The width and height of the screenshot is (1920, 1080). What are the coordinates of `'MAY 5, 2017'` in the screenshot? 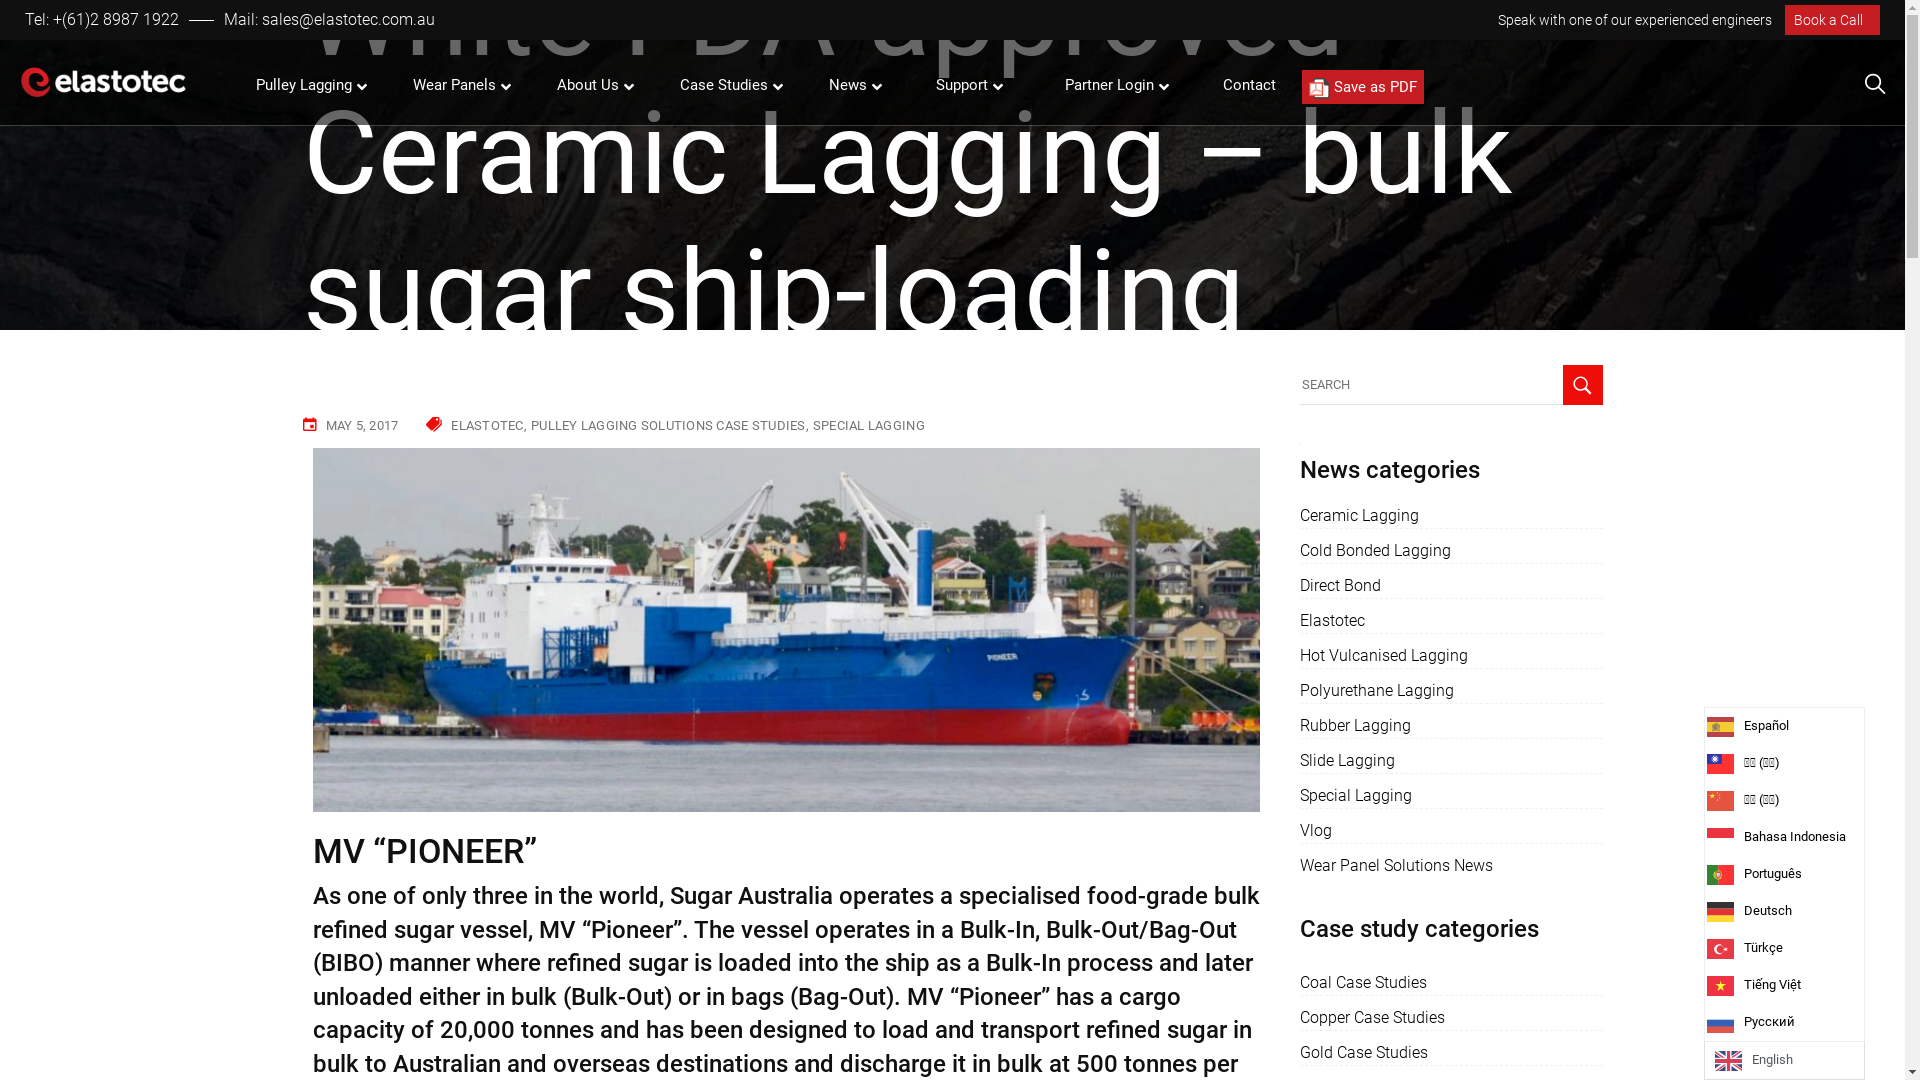 It's located at (362, 424).